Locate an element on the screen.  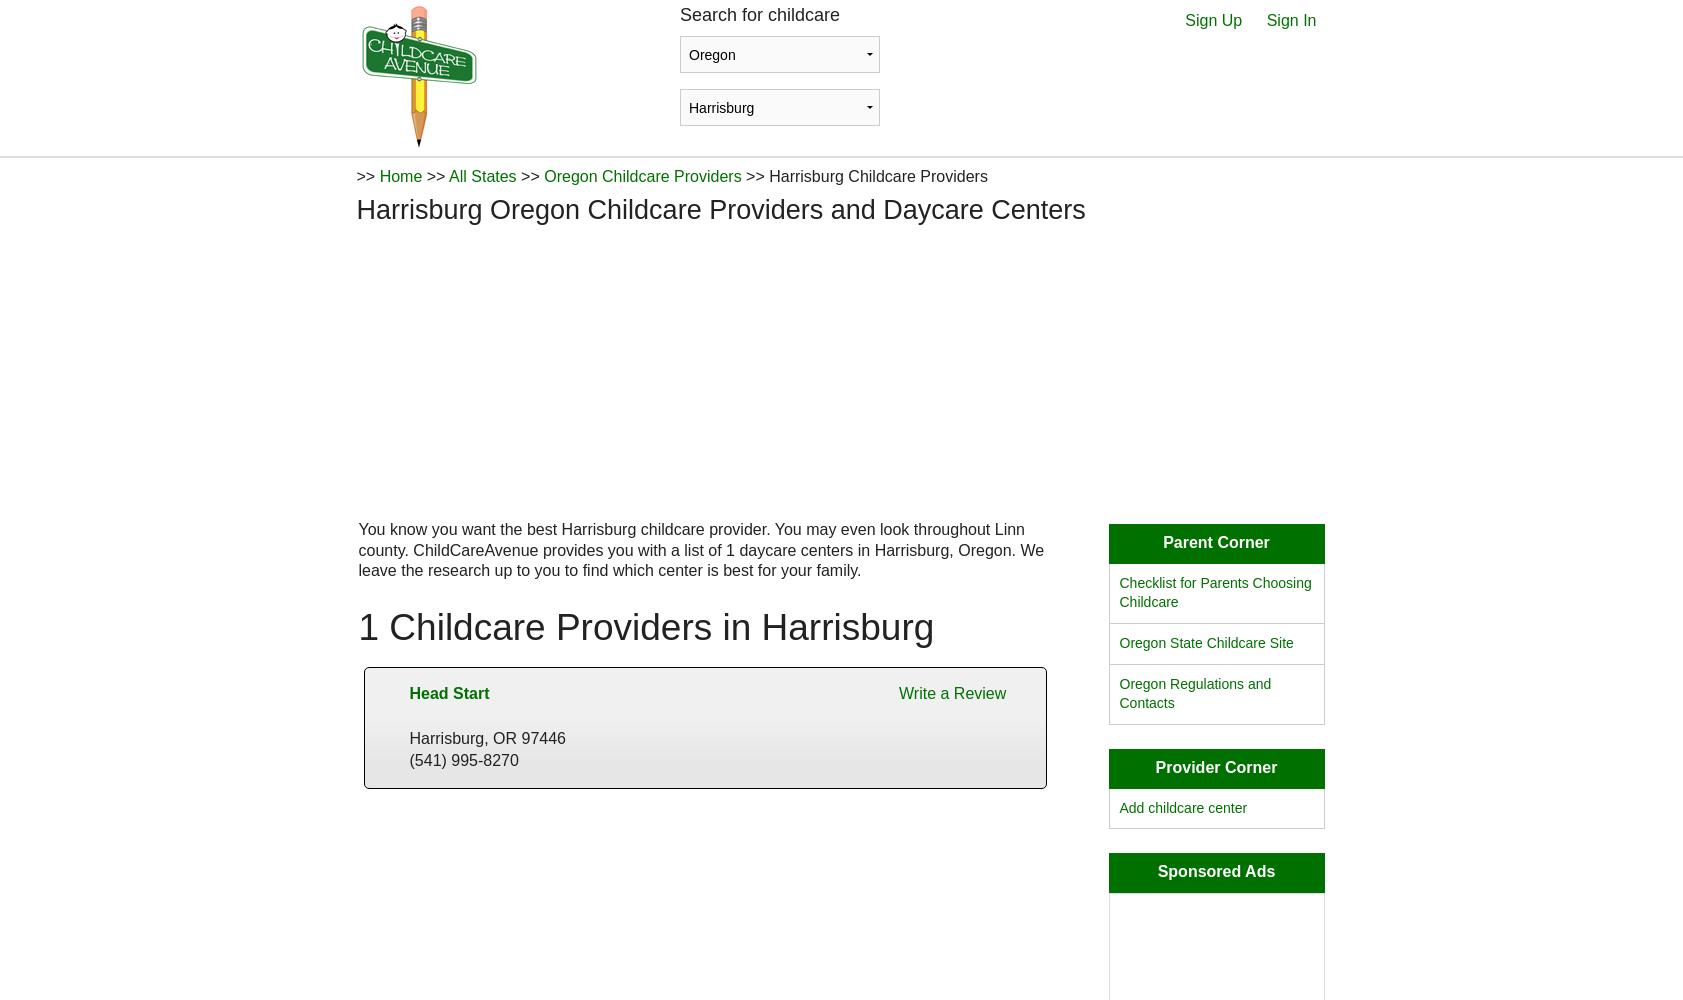
'Write a Review' is located at coordinates (952, 691).